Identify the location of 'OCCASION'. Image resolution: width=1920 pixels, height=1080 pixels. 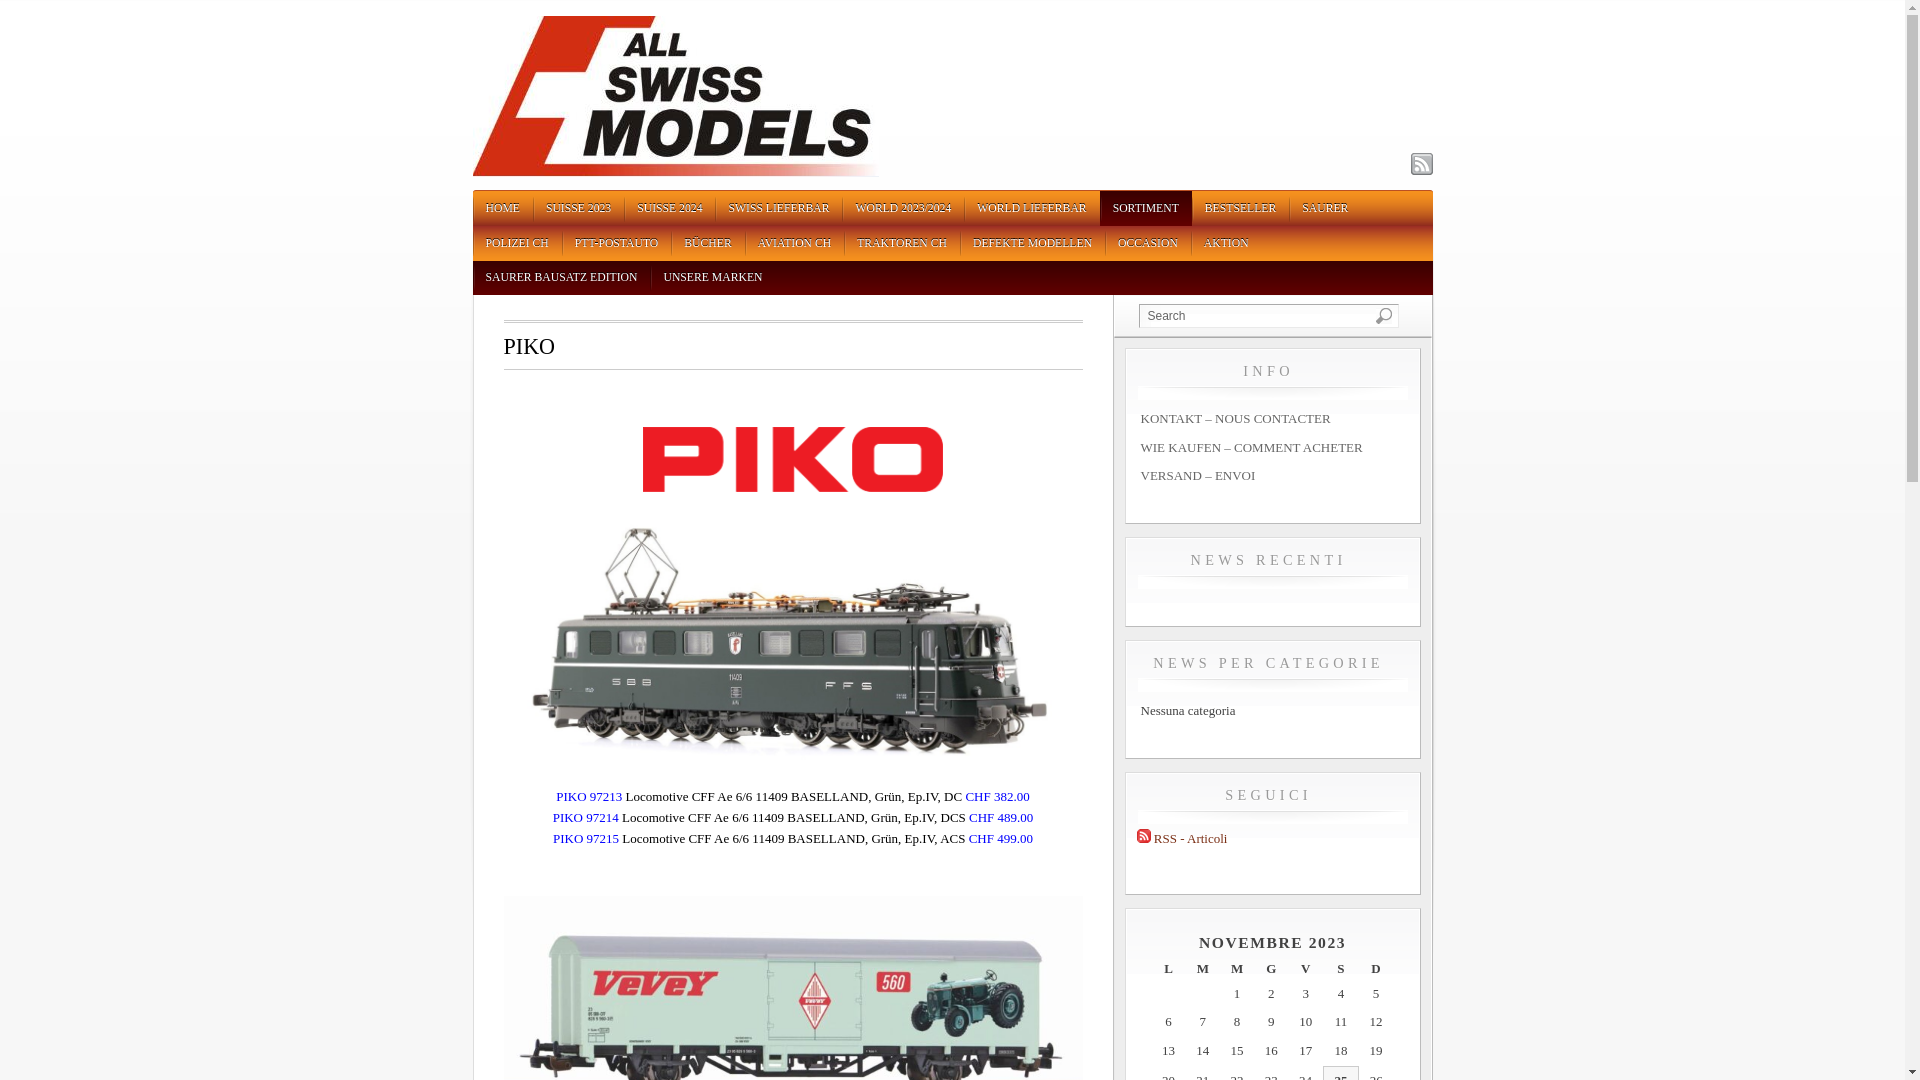
(1103, 242).